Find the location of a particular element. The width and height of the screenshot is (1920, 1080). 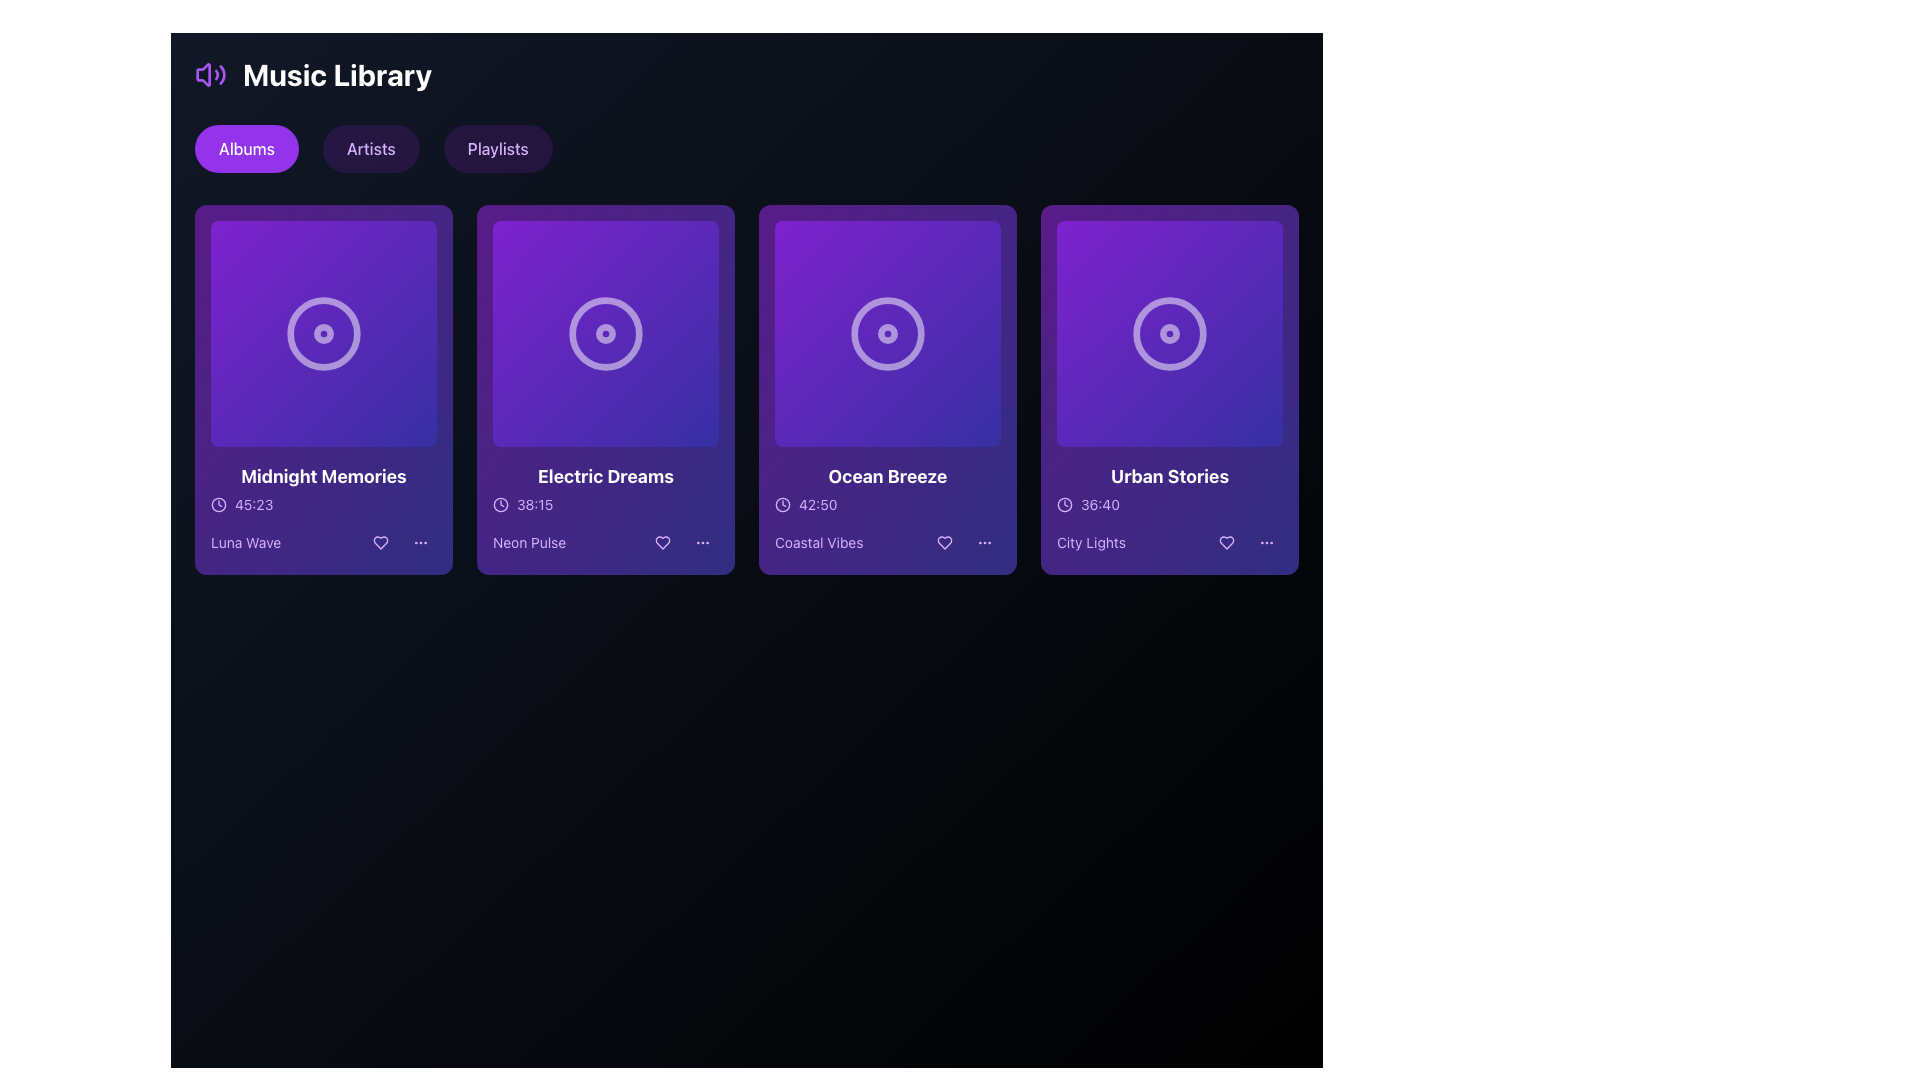

the hollow heart icon button in purple located in the bottom section of the 'Midnight Memories' card is located at coordinates (380, 543).